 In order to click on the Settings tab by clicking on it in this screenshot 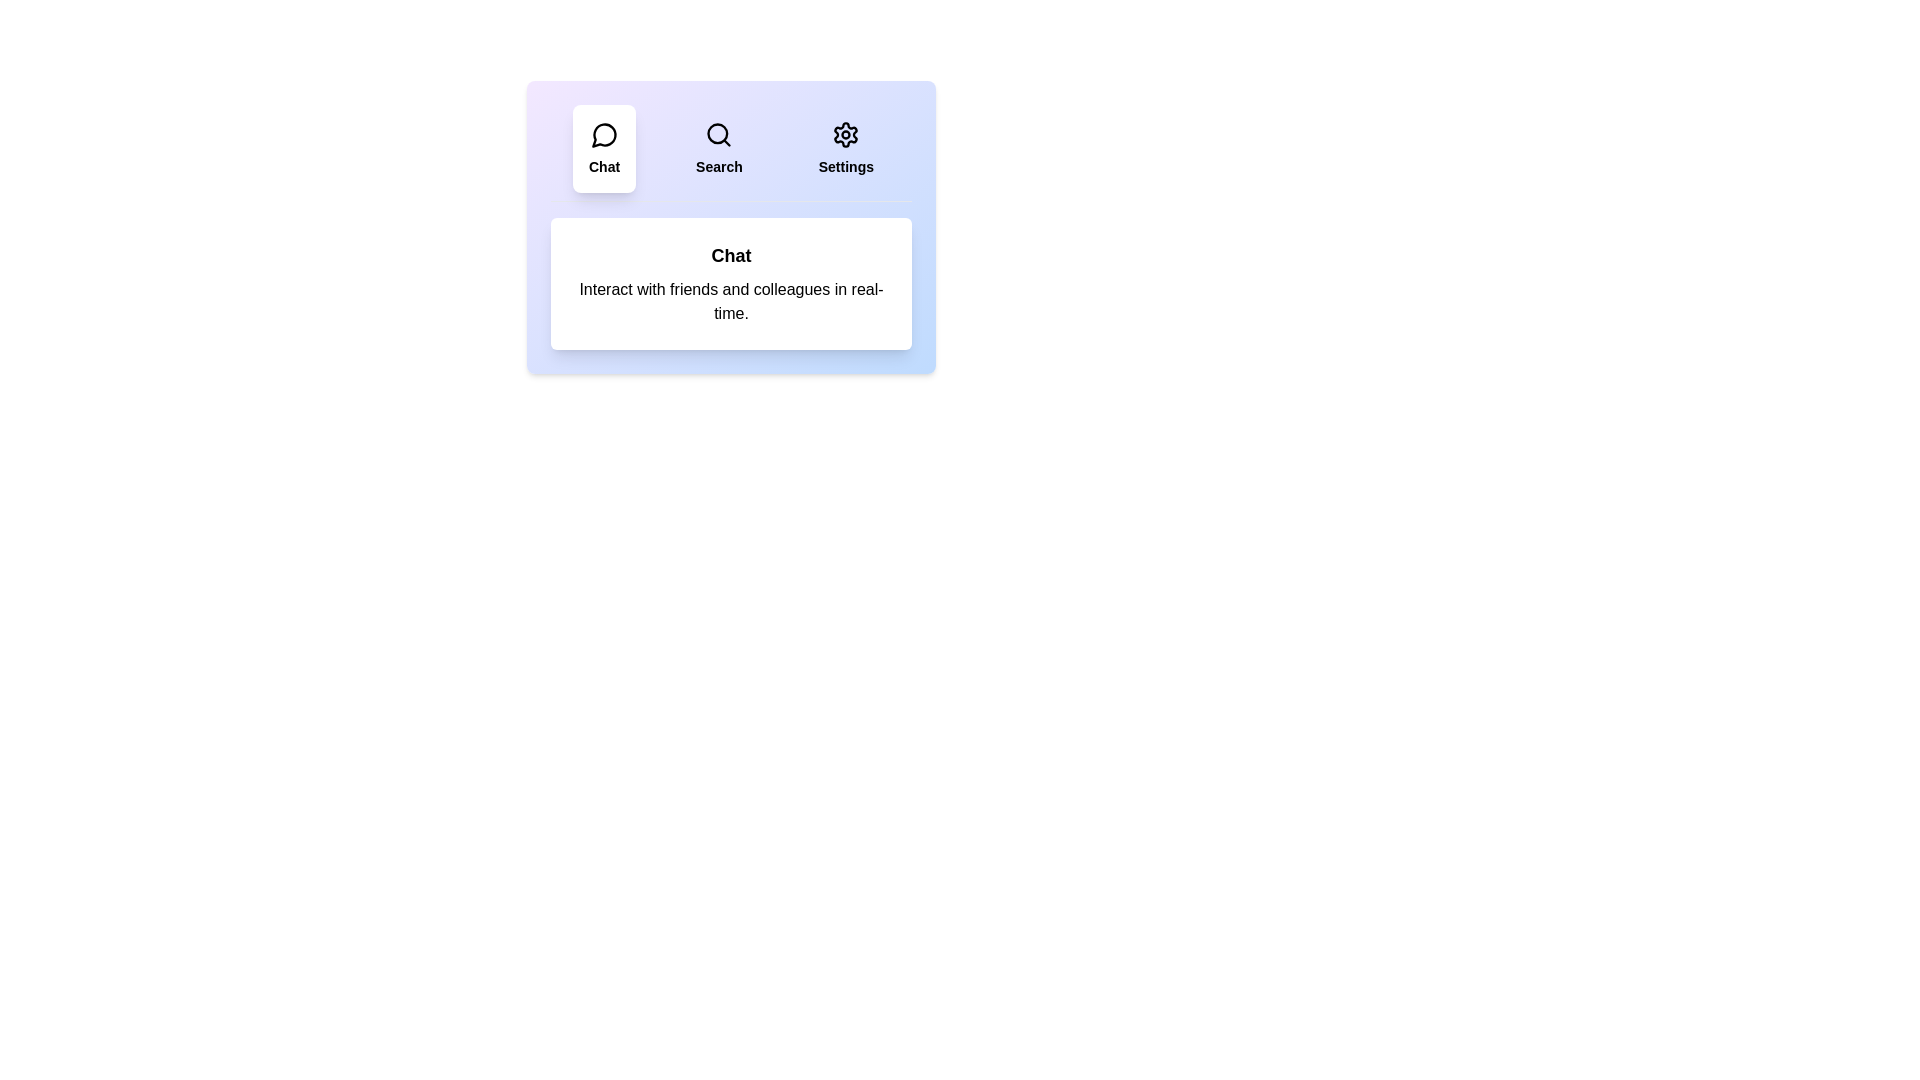, I will do `click(846, 148)`.